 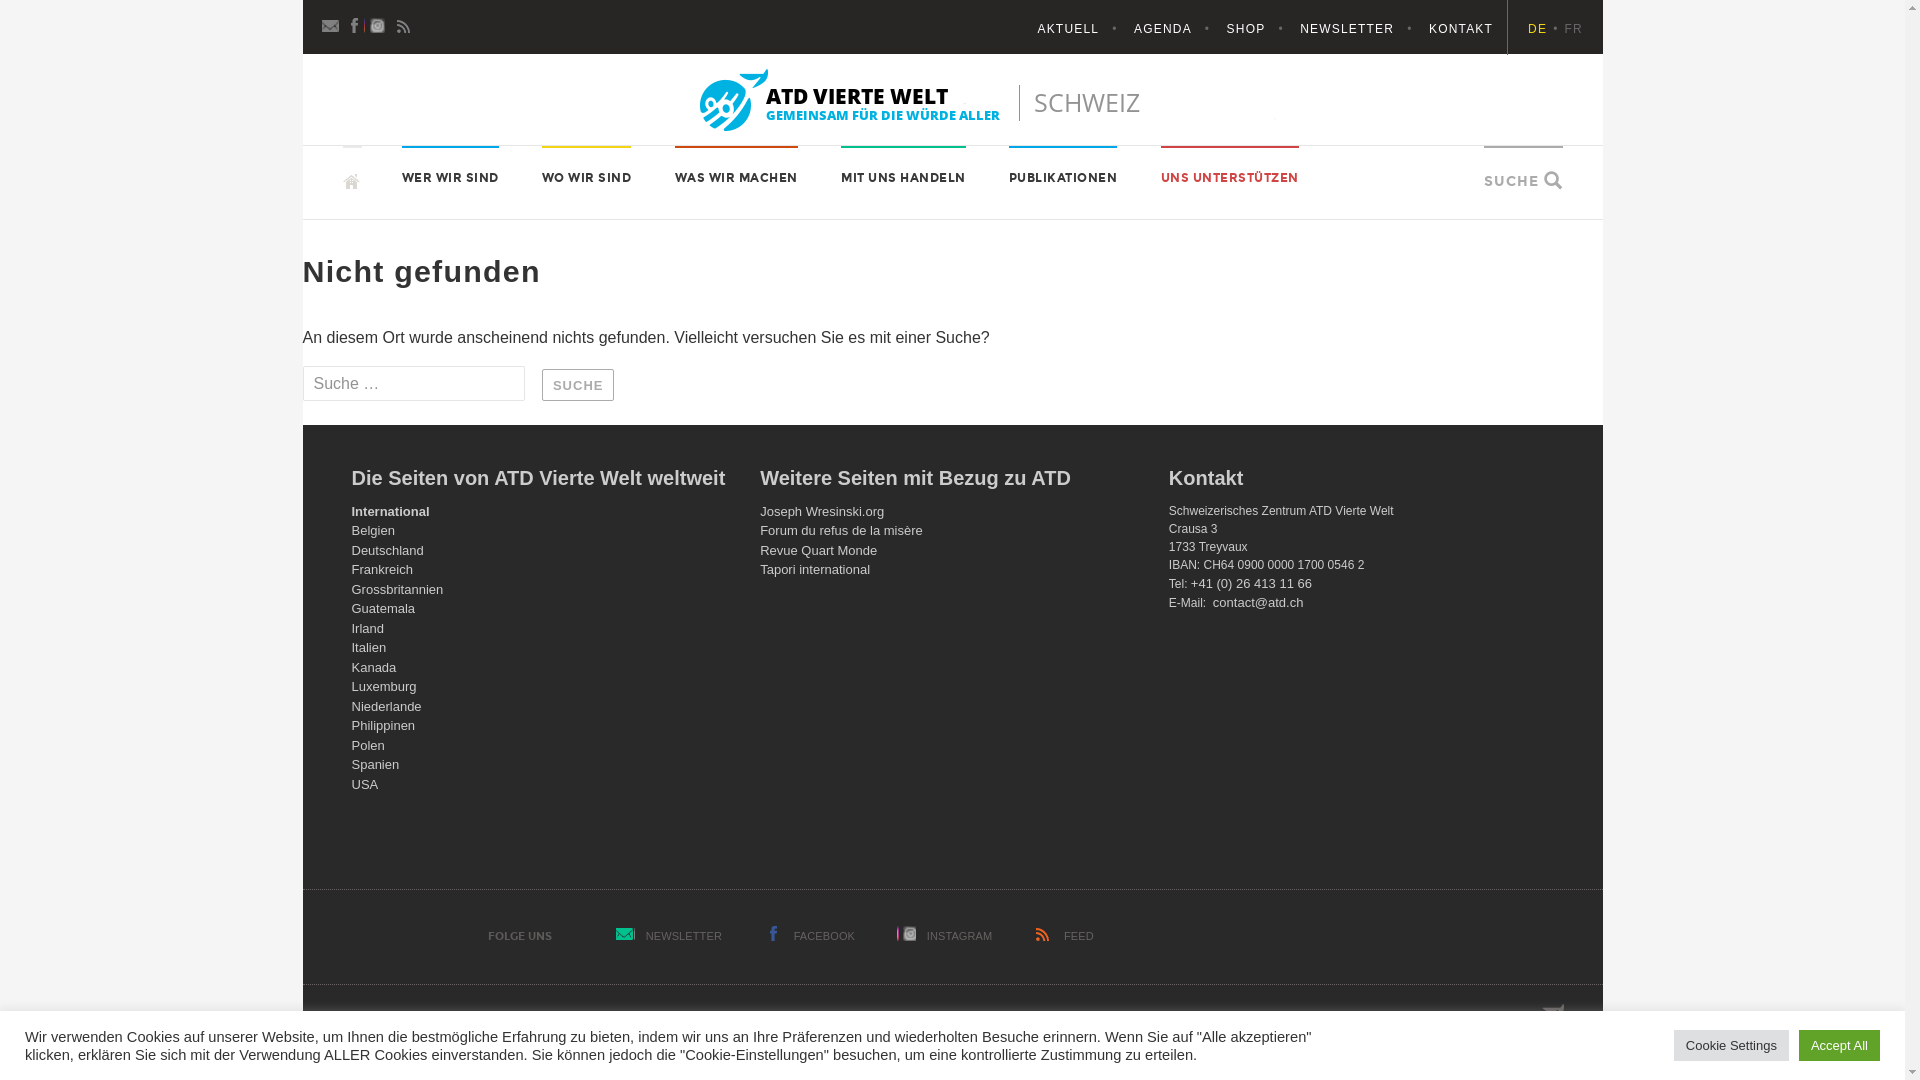 What do you see at coordinates (382, 569) in the screenshot?
I see `'Frankreich'` at bounding box center [382, 569].